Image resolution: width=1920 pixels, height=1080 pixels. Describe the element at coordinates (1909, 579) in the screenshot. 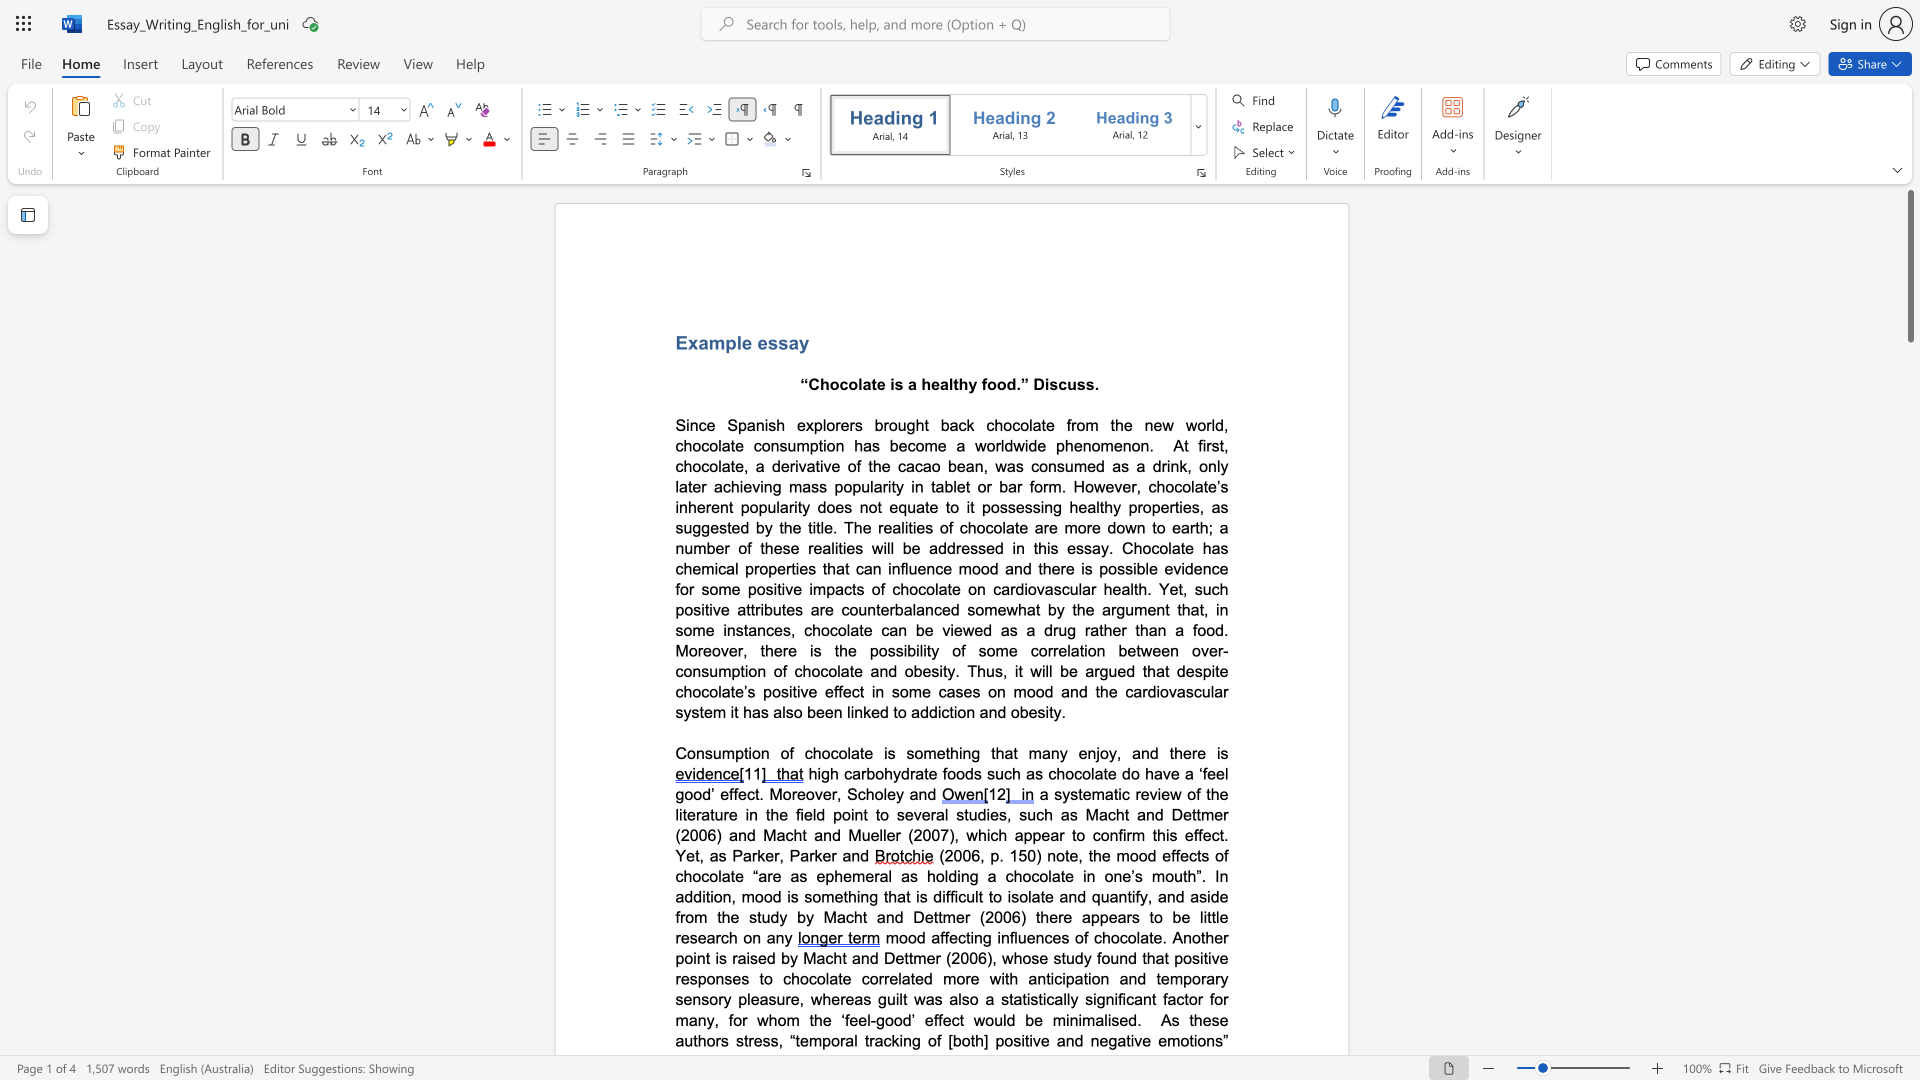

I see `the scrollbar to slide the page down` at that location.